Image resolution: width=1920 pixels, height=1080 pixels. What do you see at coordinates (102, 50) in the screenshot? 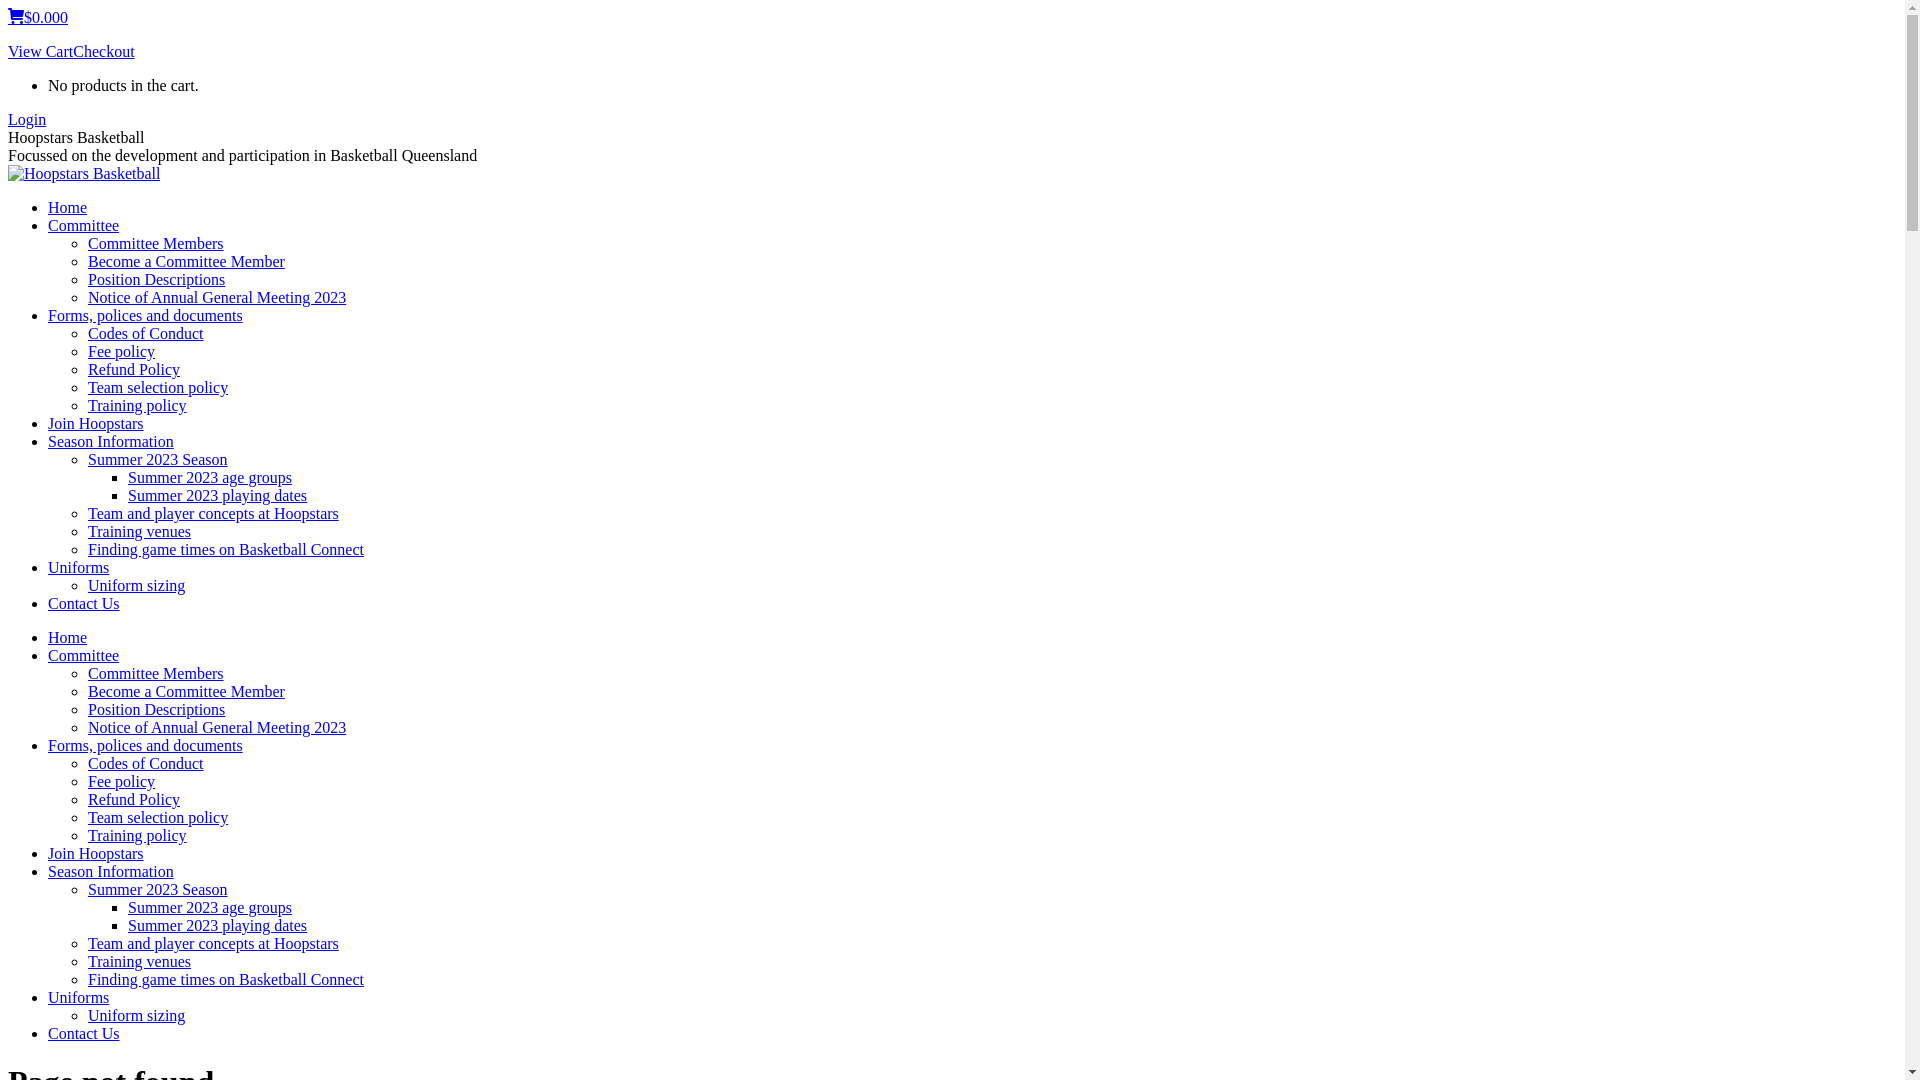
I see `'Checkout'` at bounding box center [102, 50].